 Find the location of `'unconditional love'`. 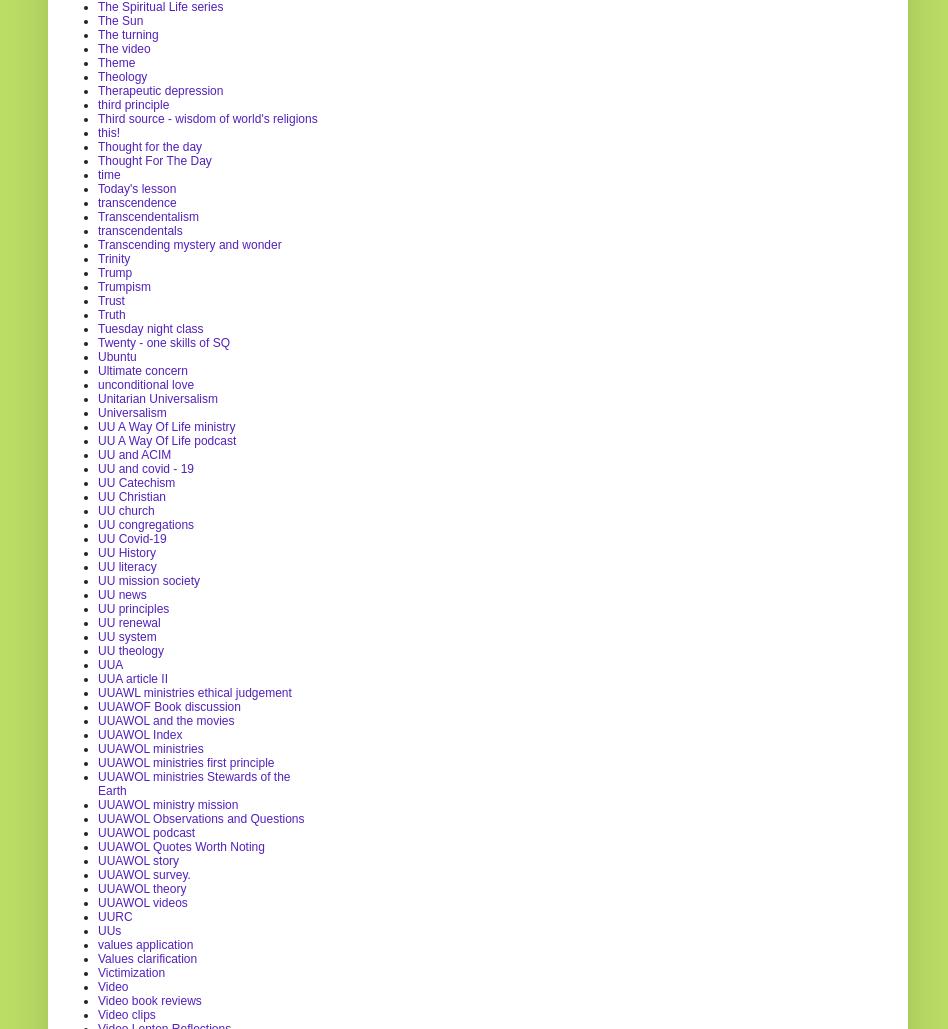

'unconditional love' is located at coordinates (144, 383).